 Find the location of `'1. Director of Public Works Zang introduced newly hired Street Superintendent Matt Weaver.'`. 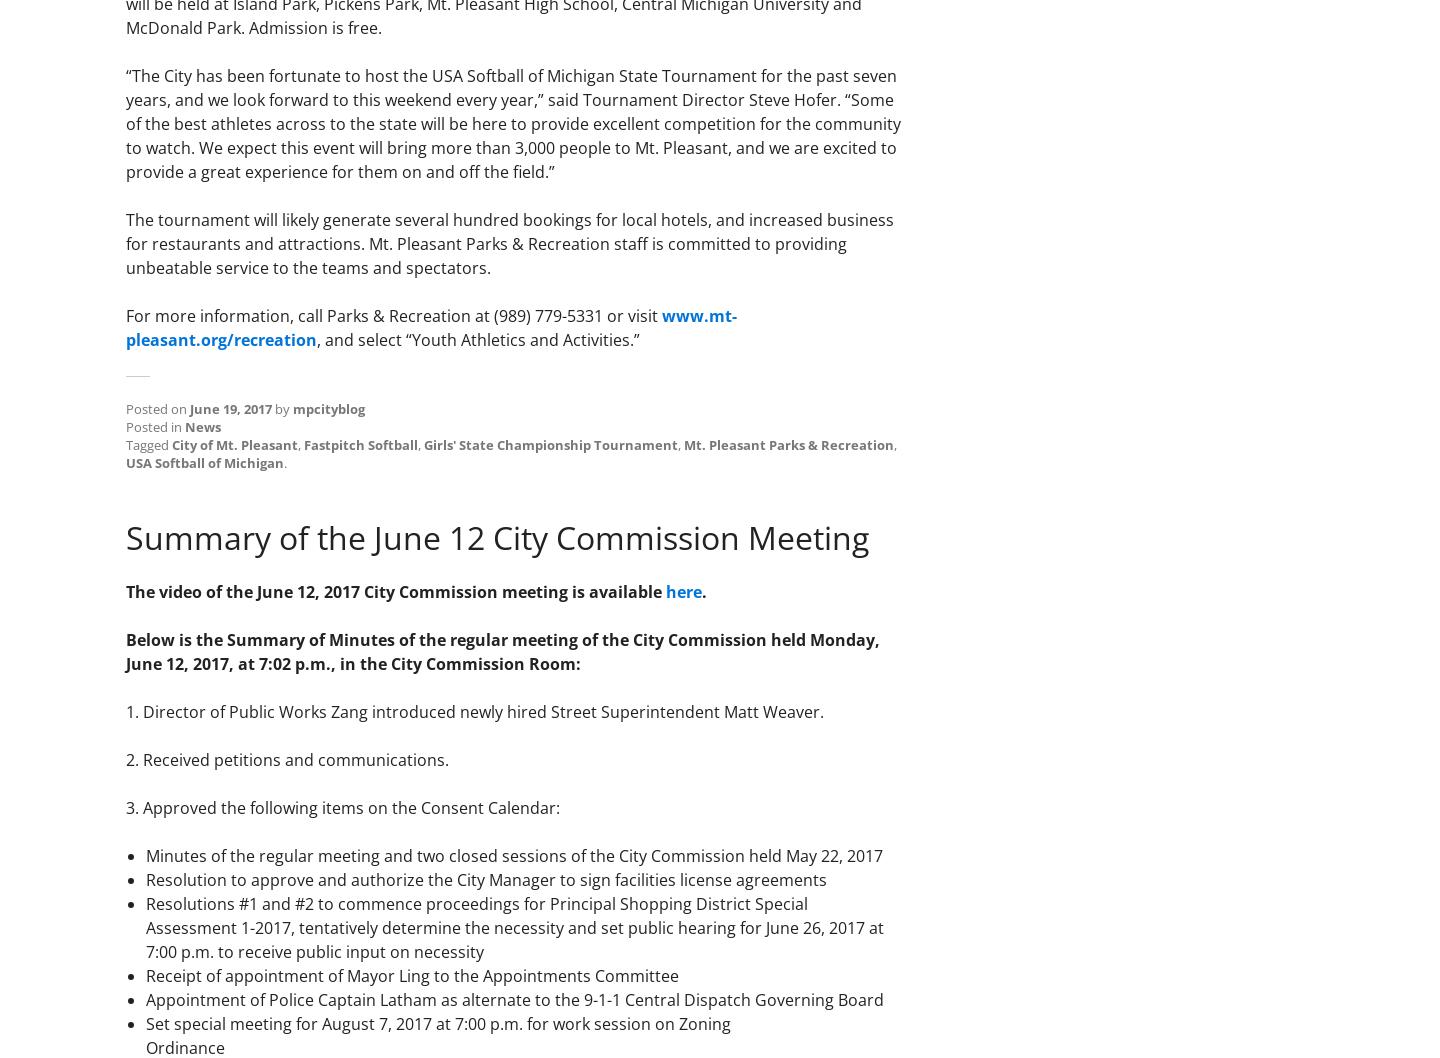

'1. Director of Public Works Zang introduced newly hired Street Superintendent Matt Weaver.' is located at coordinates (475, 710).